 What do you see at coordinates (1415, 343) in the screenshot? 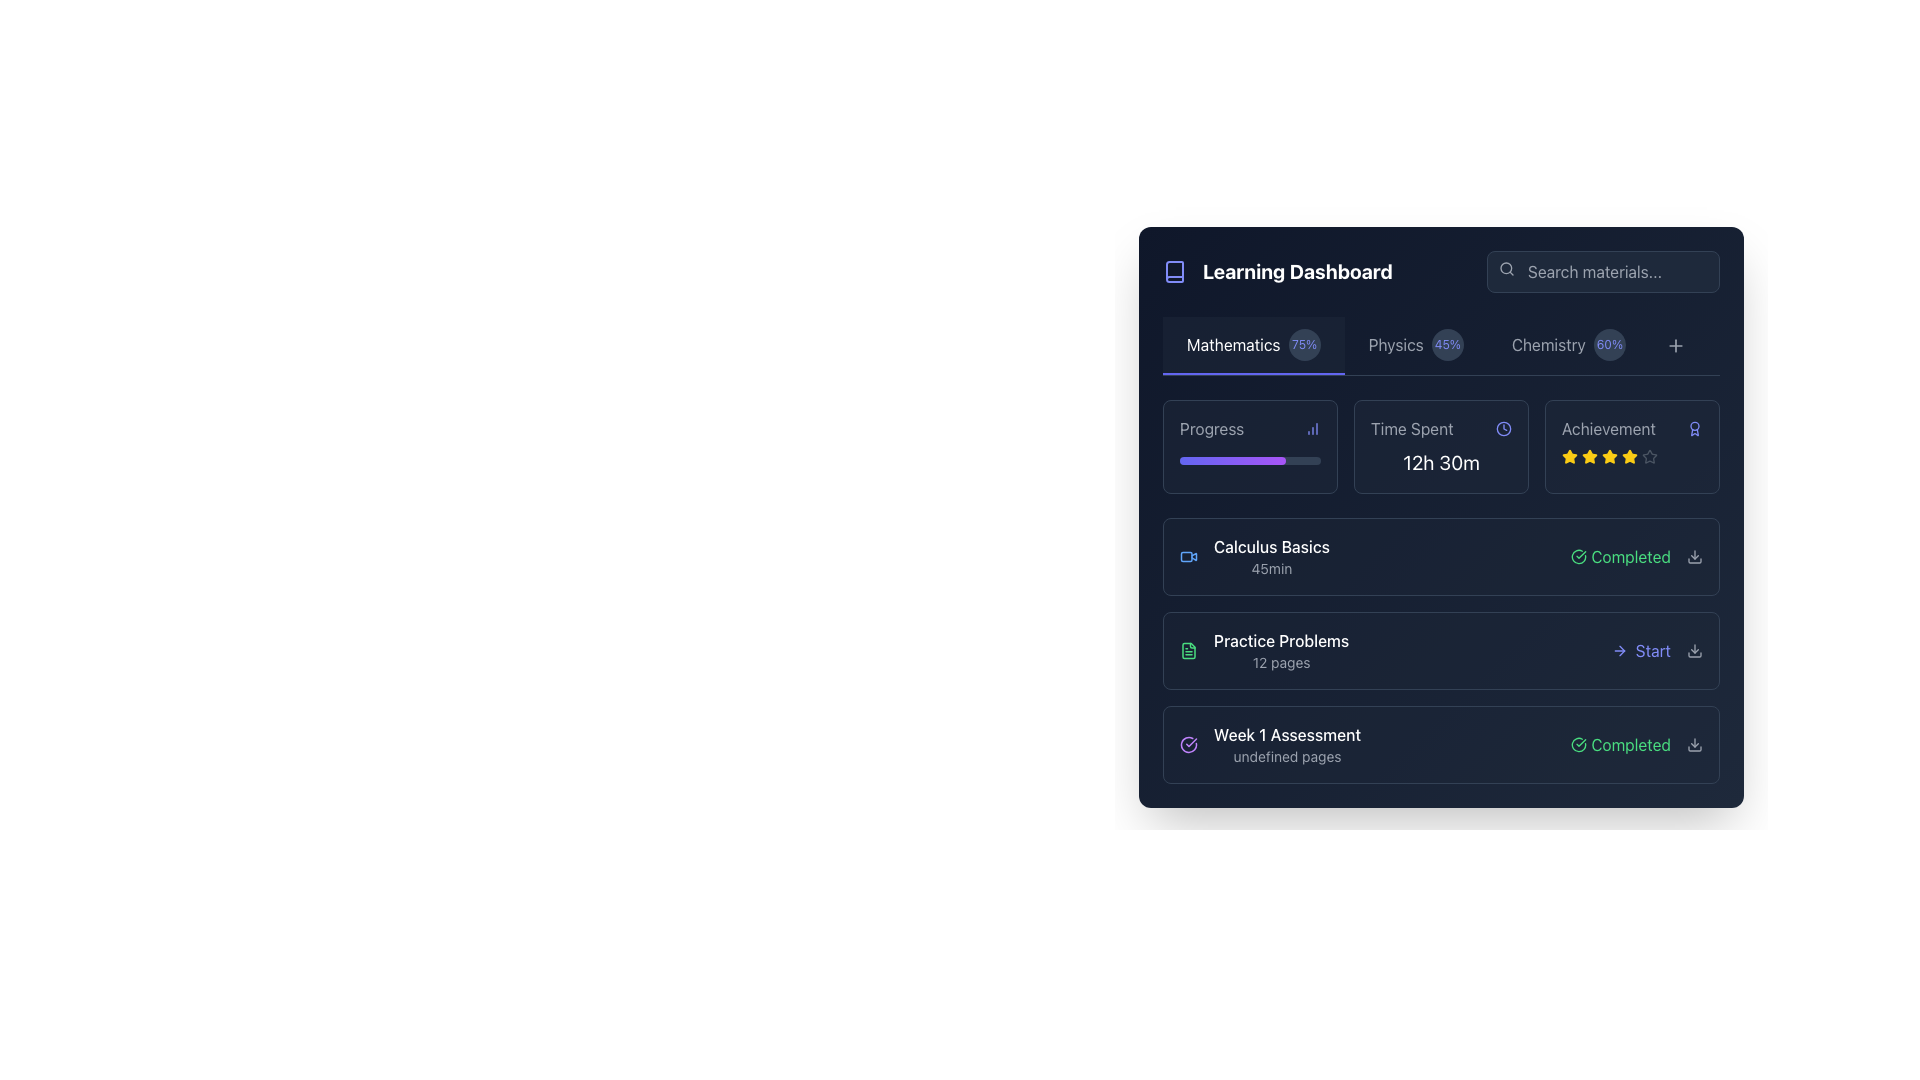
I see `the composite display element labeled 'Physics' which includes a progress indicator showing '45%'` at bounding box center [1415, 343].